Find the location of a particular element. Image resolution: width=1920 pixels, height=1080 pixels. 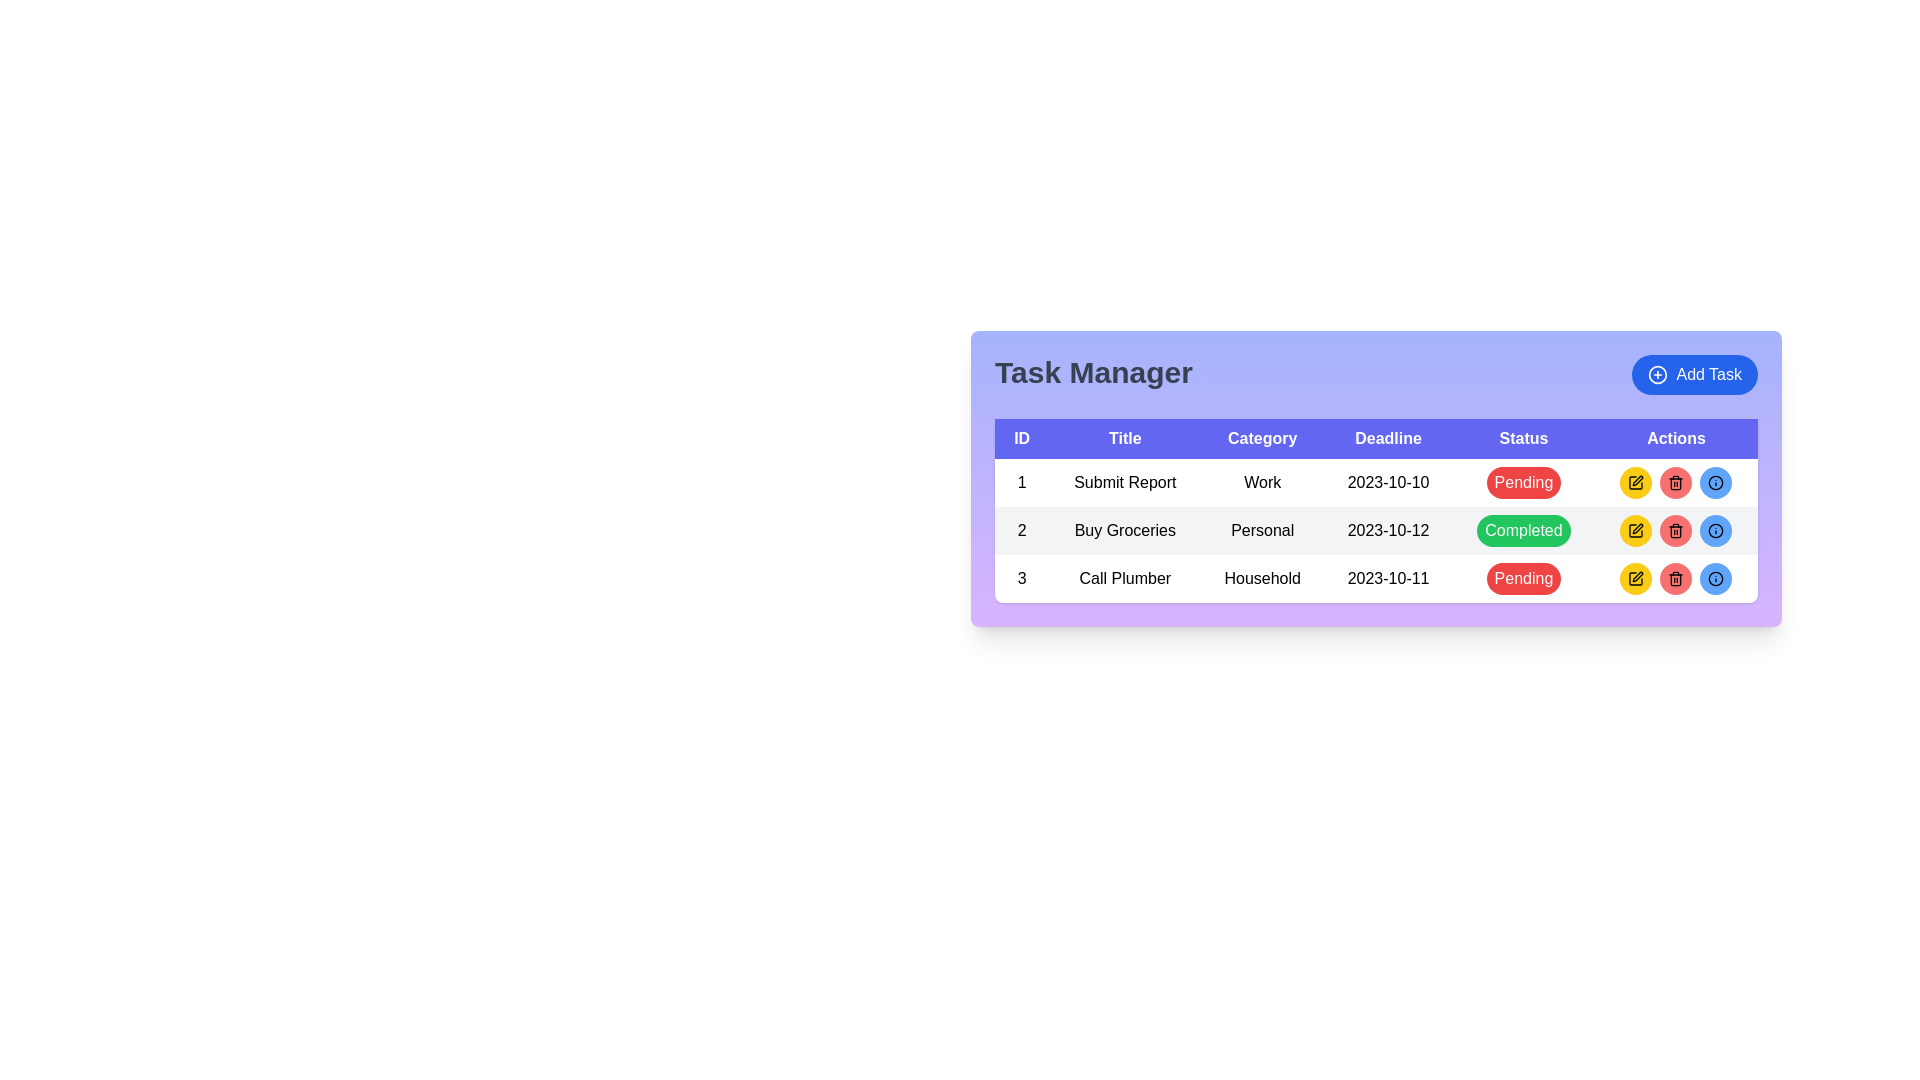

the pen icon button in the 'Actions' column of the second row for the task 'Buy Groceries' to initiate an edit action is located at coordinates (1637, 577).